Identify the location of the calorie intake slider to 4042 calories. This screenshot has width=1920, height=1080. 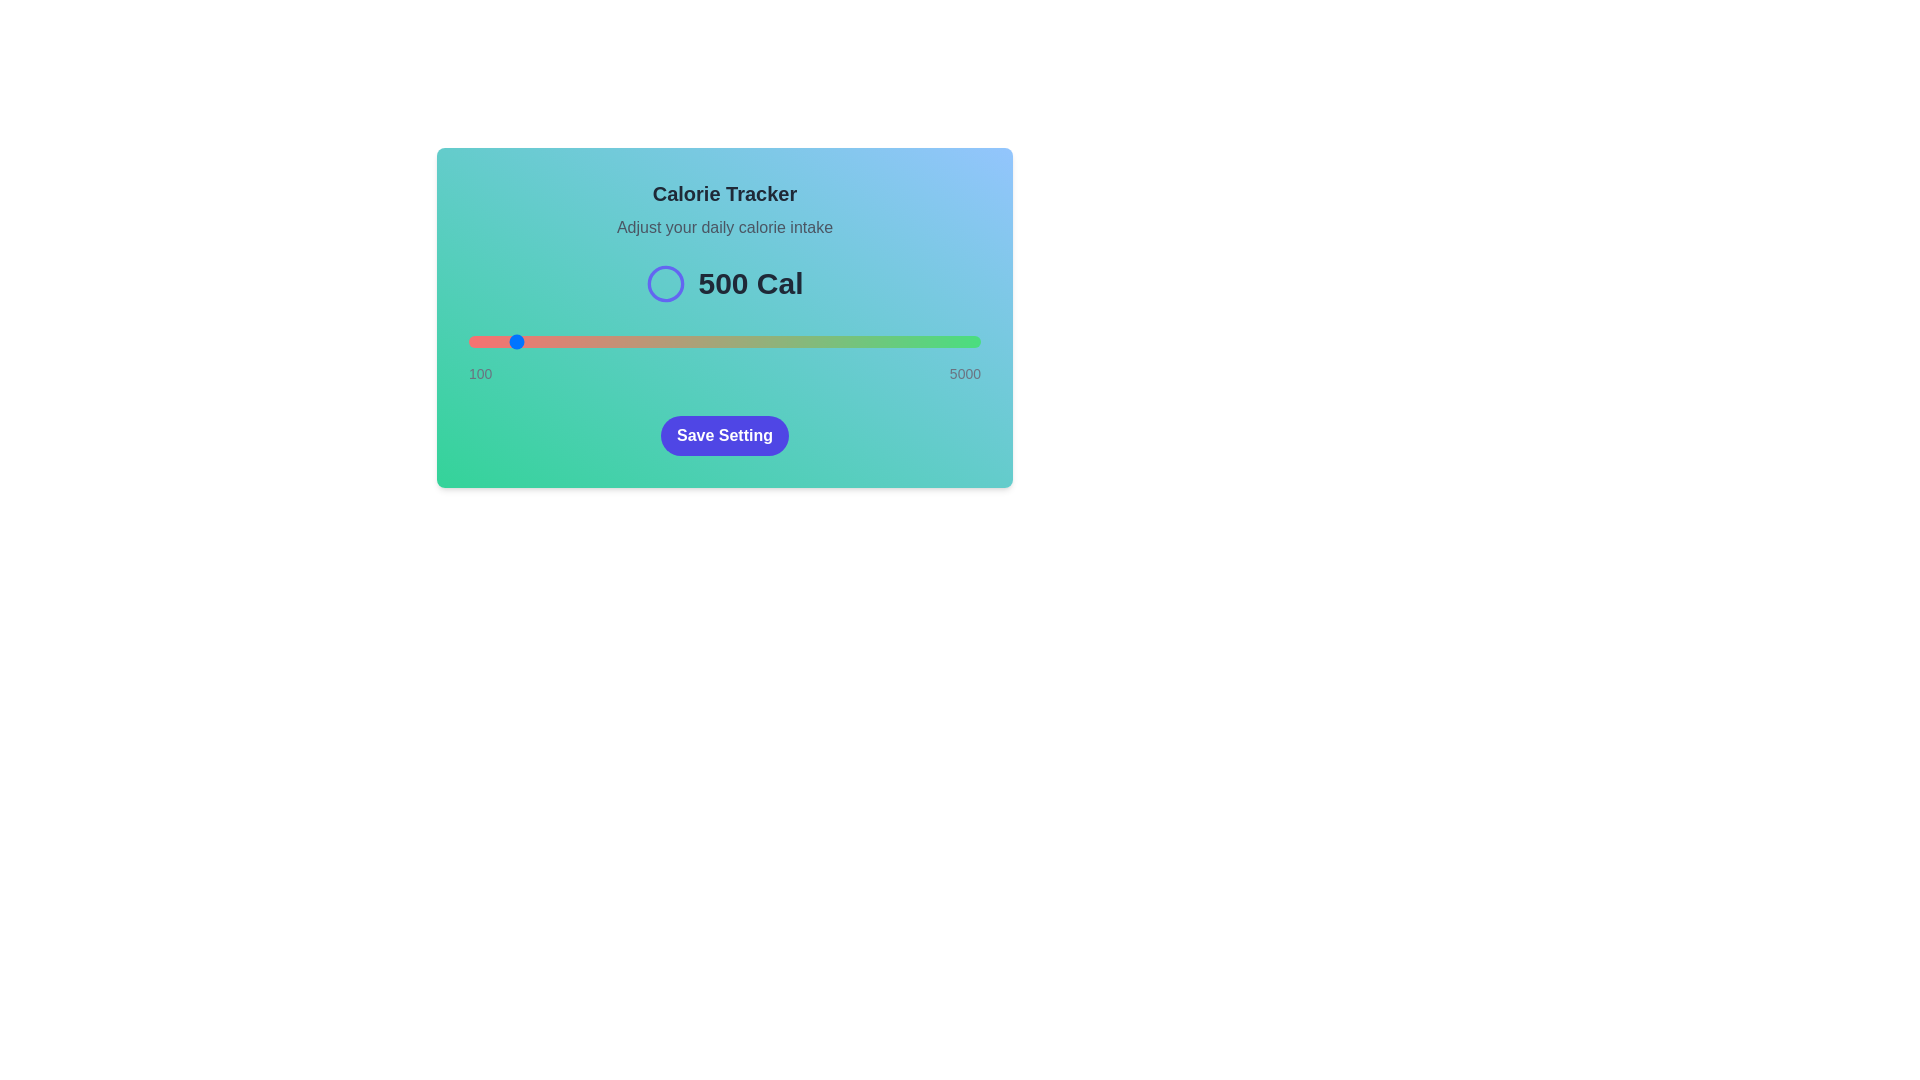
(880, 341).